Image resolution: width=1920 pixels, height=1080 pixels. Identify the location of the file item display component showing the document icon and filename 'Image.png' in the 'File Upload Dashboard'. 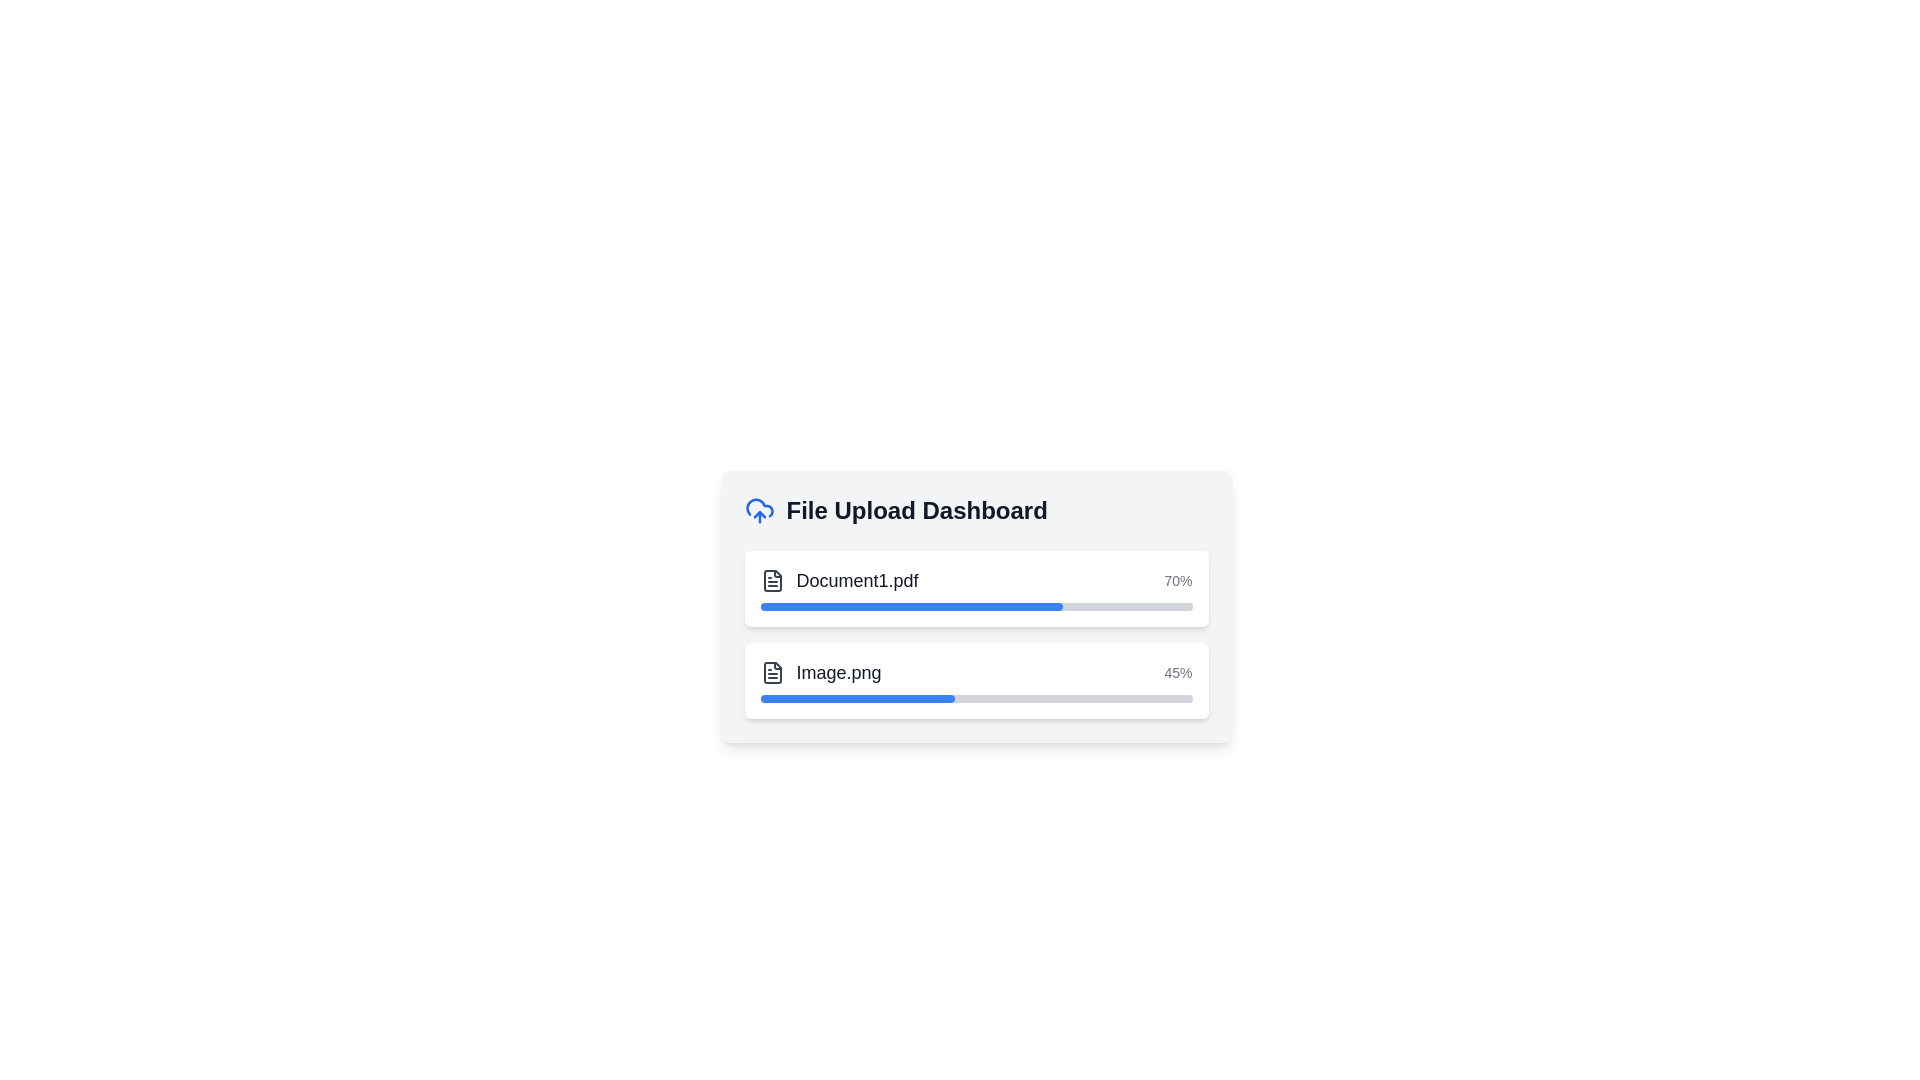
(820, 672).